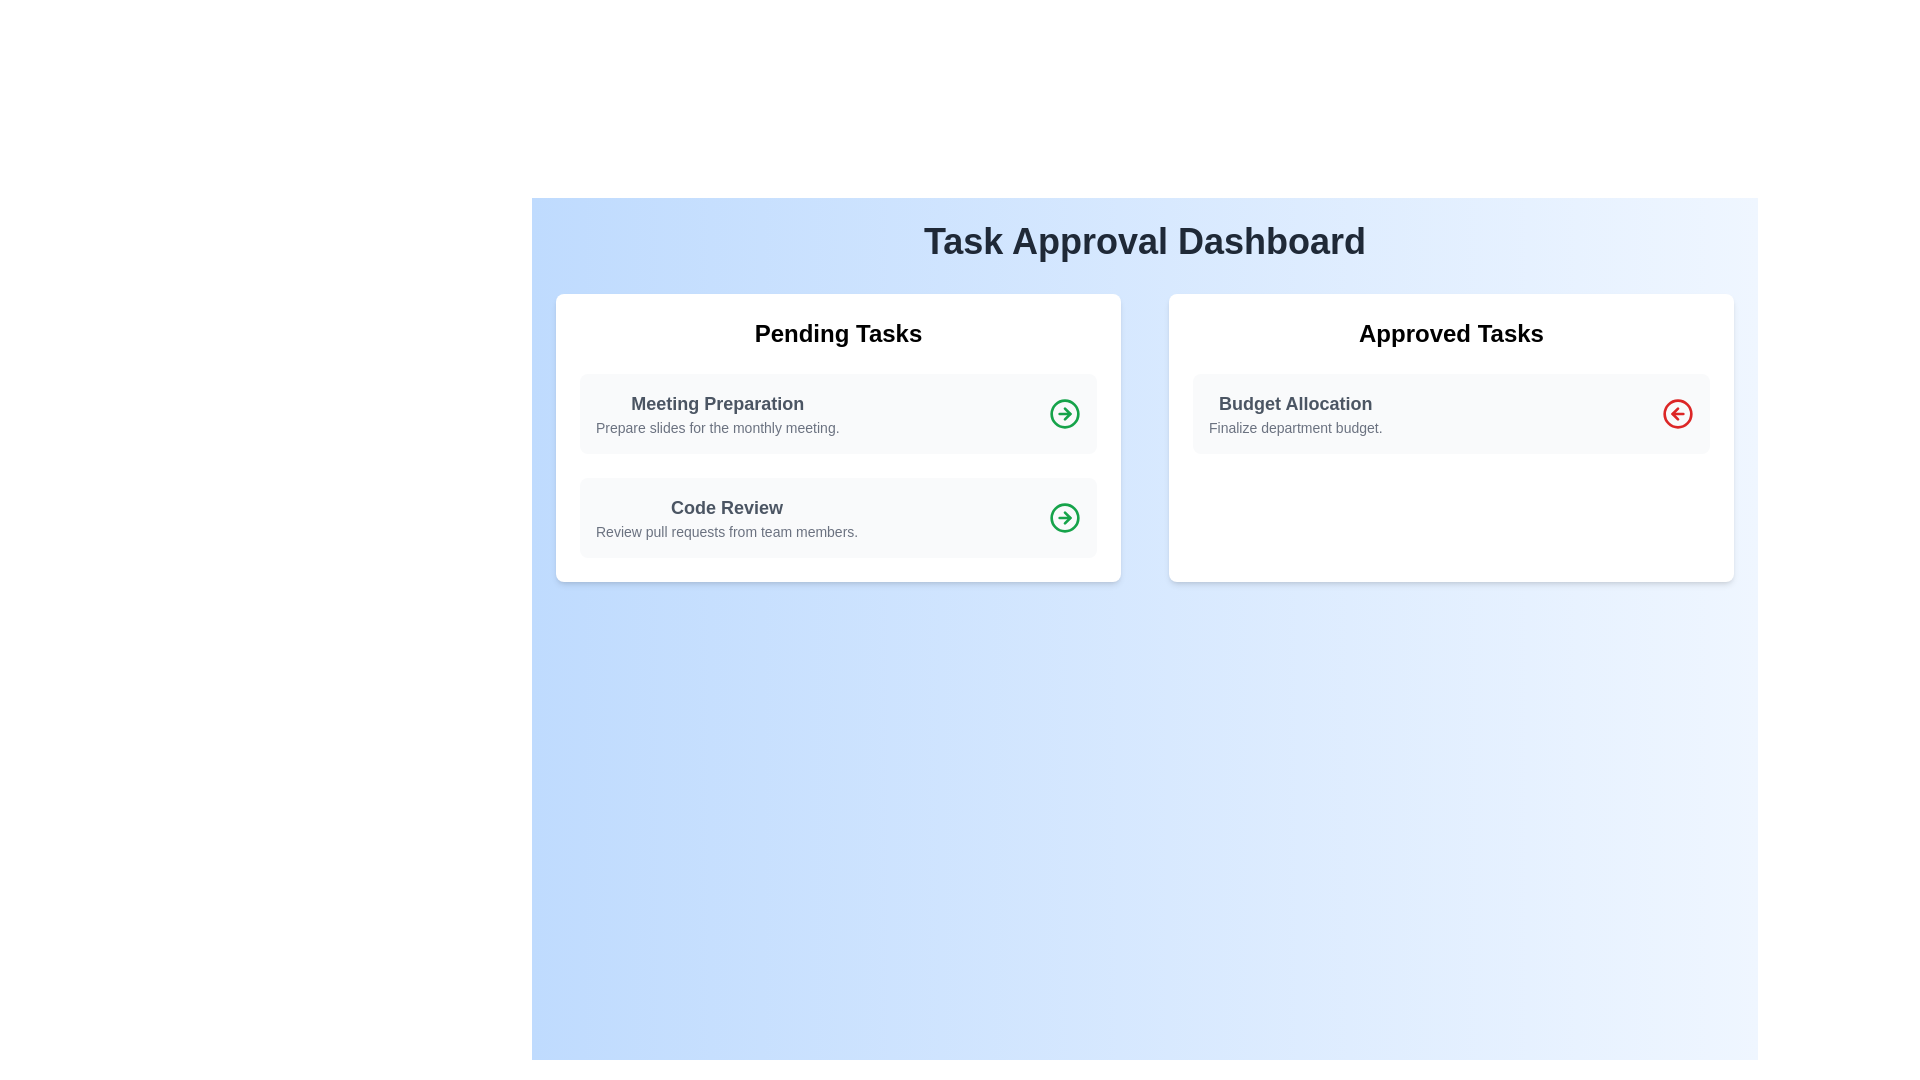 Image resolution: width=1920 pixels, height=1080 pixels. Describe the element at coordinates (1064, 412) in the screenshot. I see `the graphical icon for the 'Code Review' task located in the 'Pending Tasks' section` at that location.